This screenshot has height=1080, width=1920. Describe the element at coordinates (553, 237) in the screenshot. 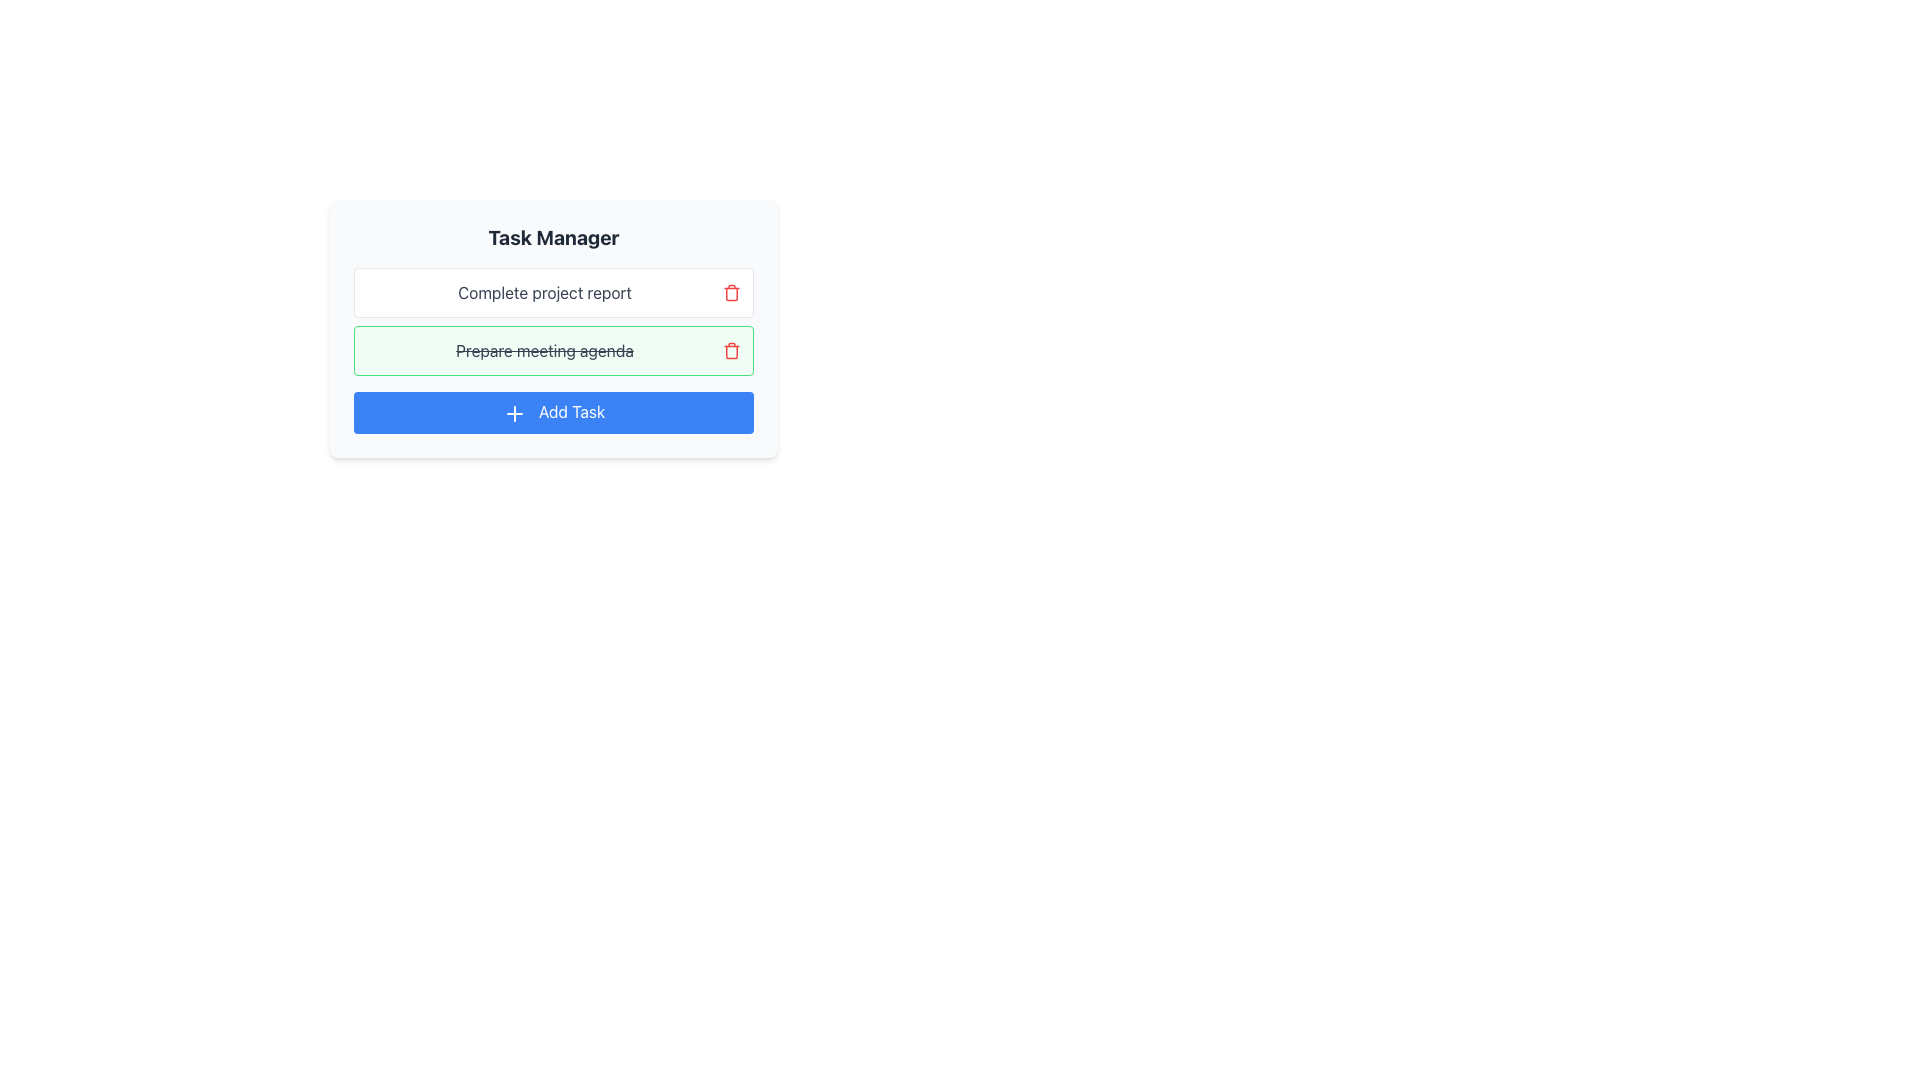

I see `the 'Task Manager' static text header, which is bold and centered in a white box at the top of the task list interface` at that location.